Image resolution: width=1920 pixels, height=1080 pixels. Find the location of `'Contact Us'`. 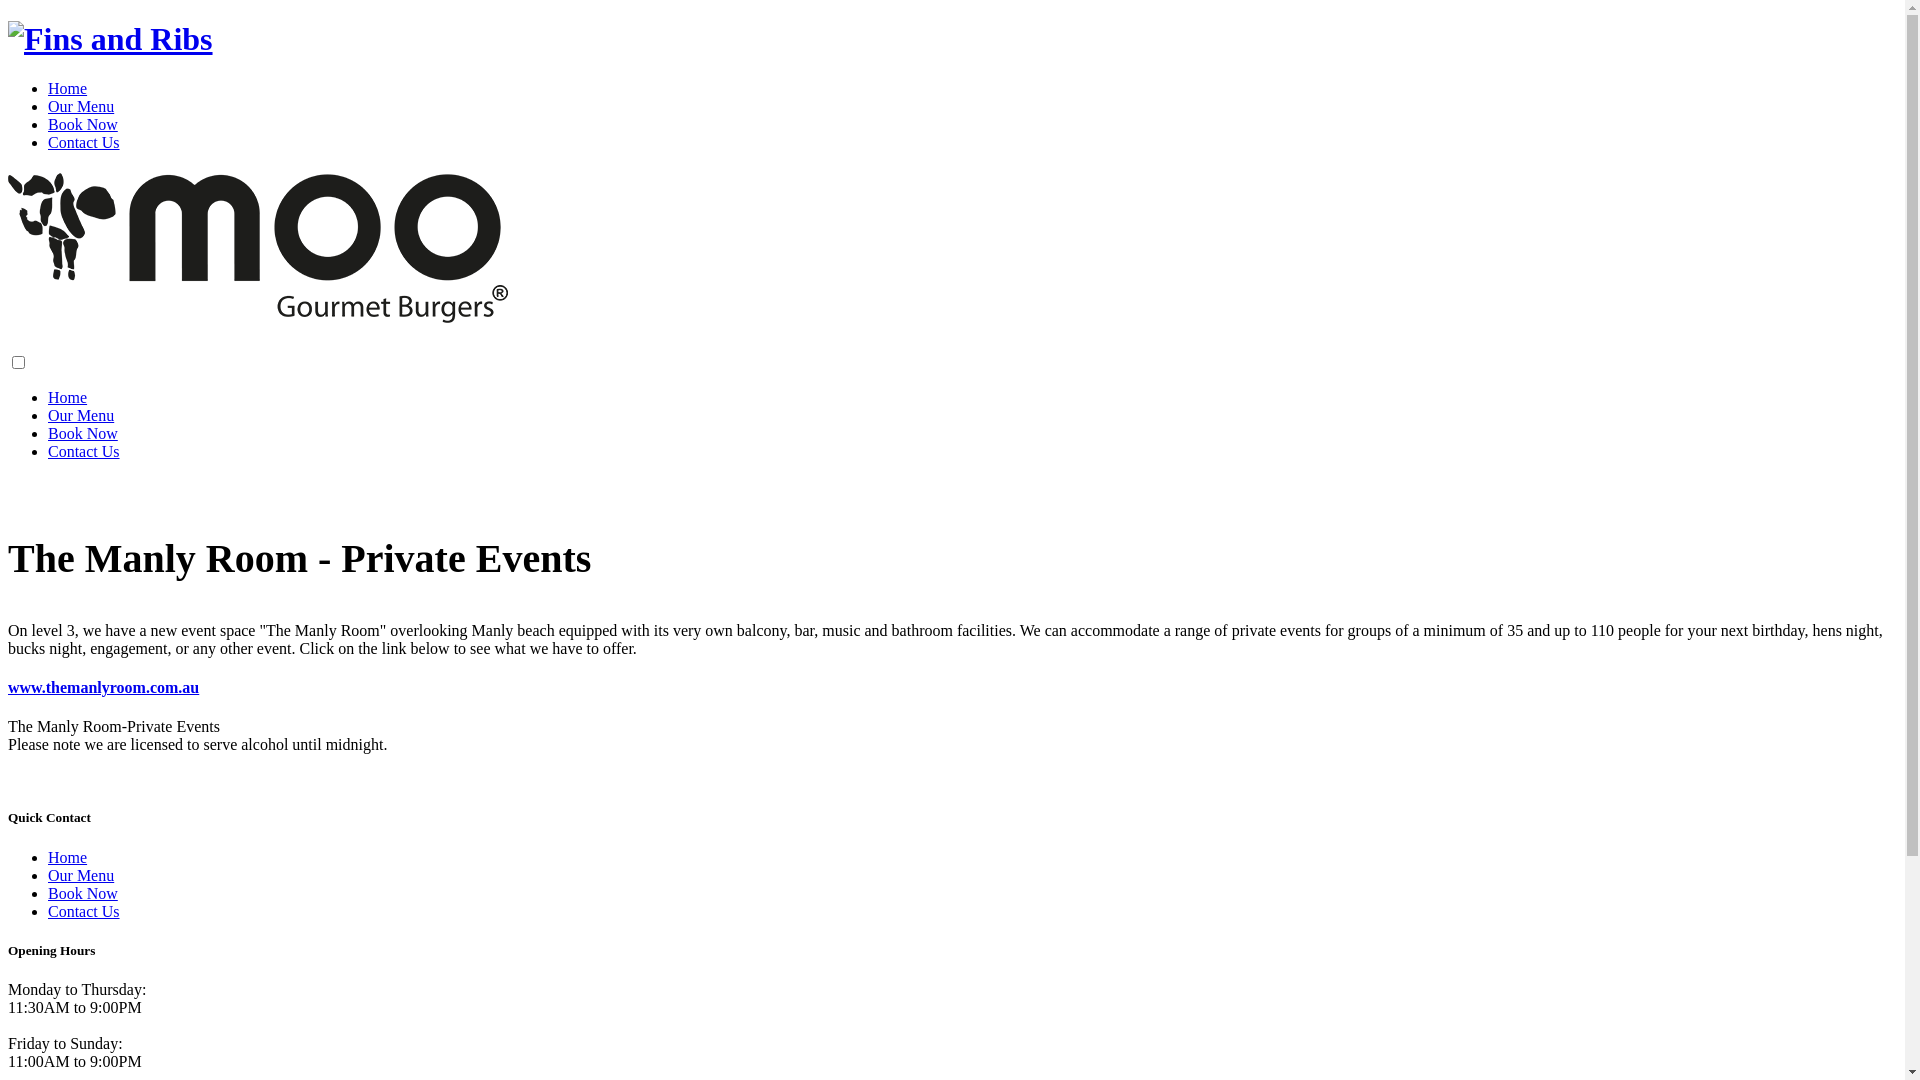

'Contact Us' is located at coordinates (82, 451).